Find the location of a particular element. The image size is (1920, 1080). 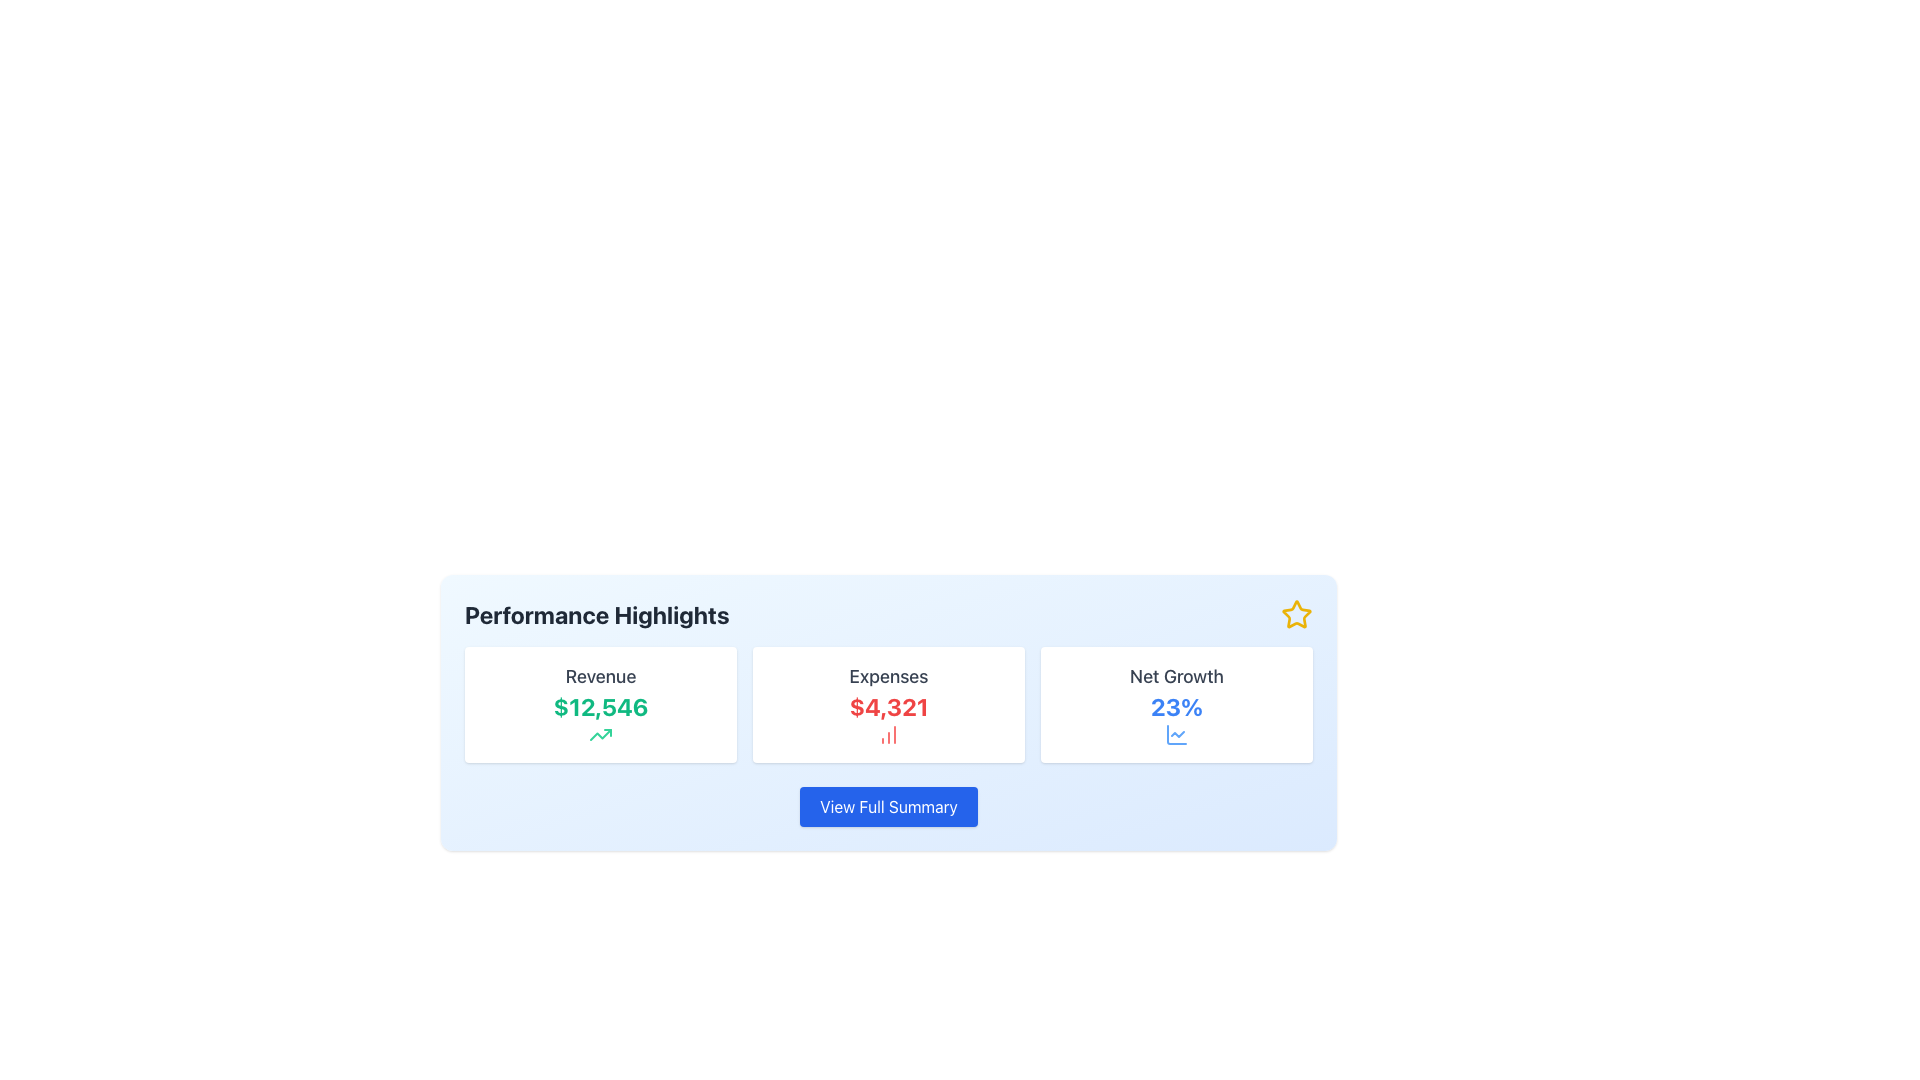

the 'Expenses' icon located beneath the text '$4,321' in the Expenses section of the interface is located at coordinates (887, 735).